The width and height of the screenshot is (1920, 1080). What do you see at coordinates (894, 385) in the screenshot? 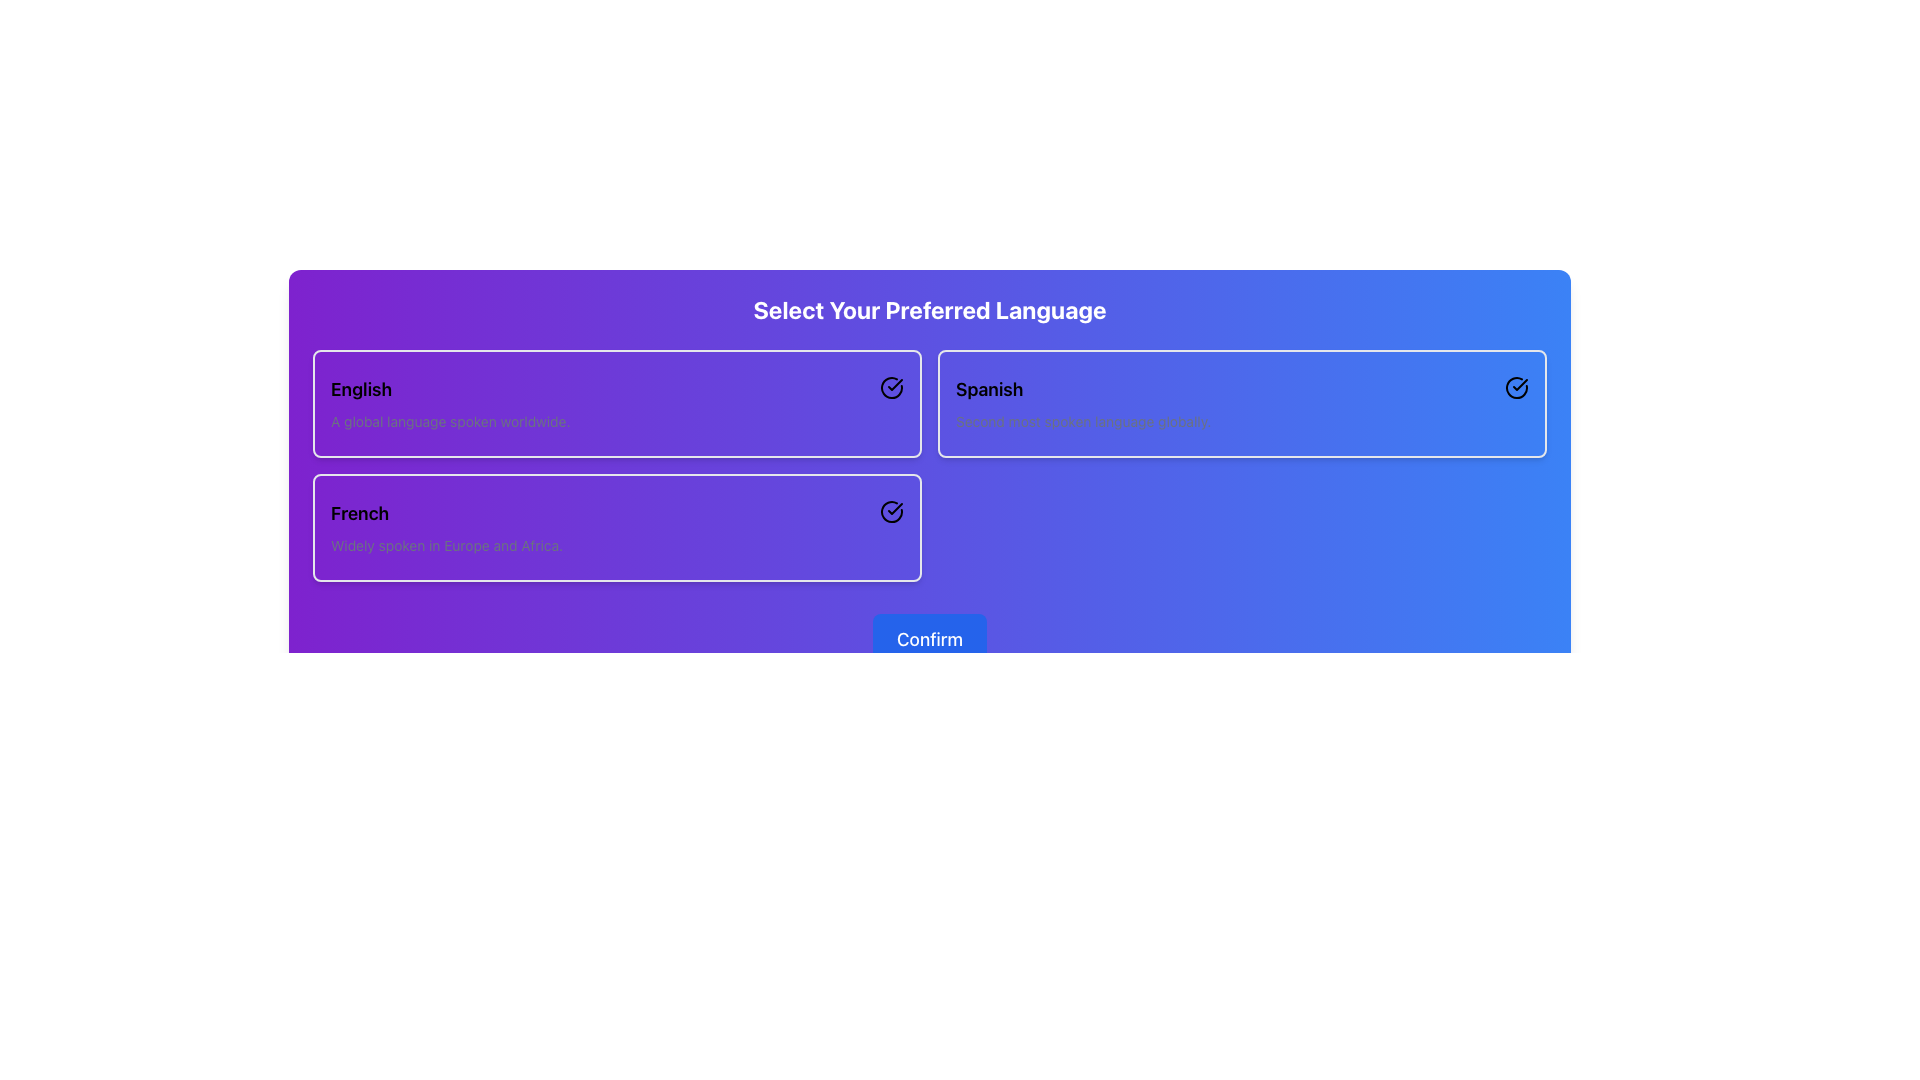
I see `the checkmark icon associated with the 'Spanish' language option` at bounding box center [894, 385].